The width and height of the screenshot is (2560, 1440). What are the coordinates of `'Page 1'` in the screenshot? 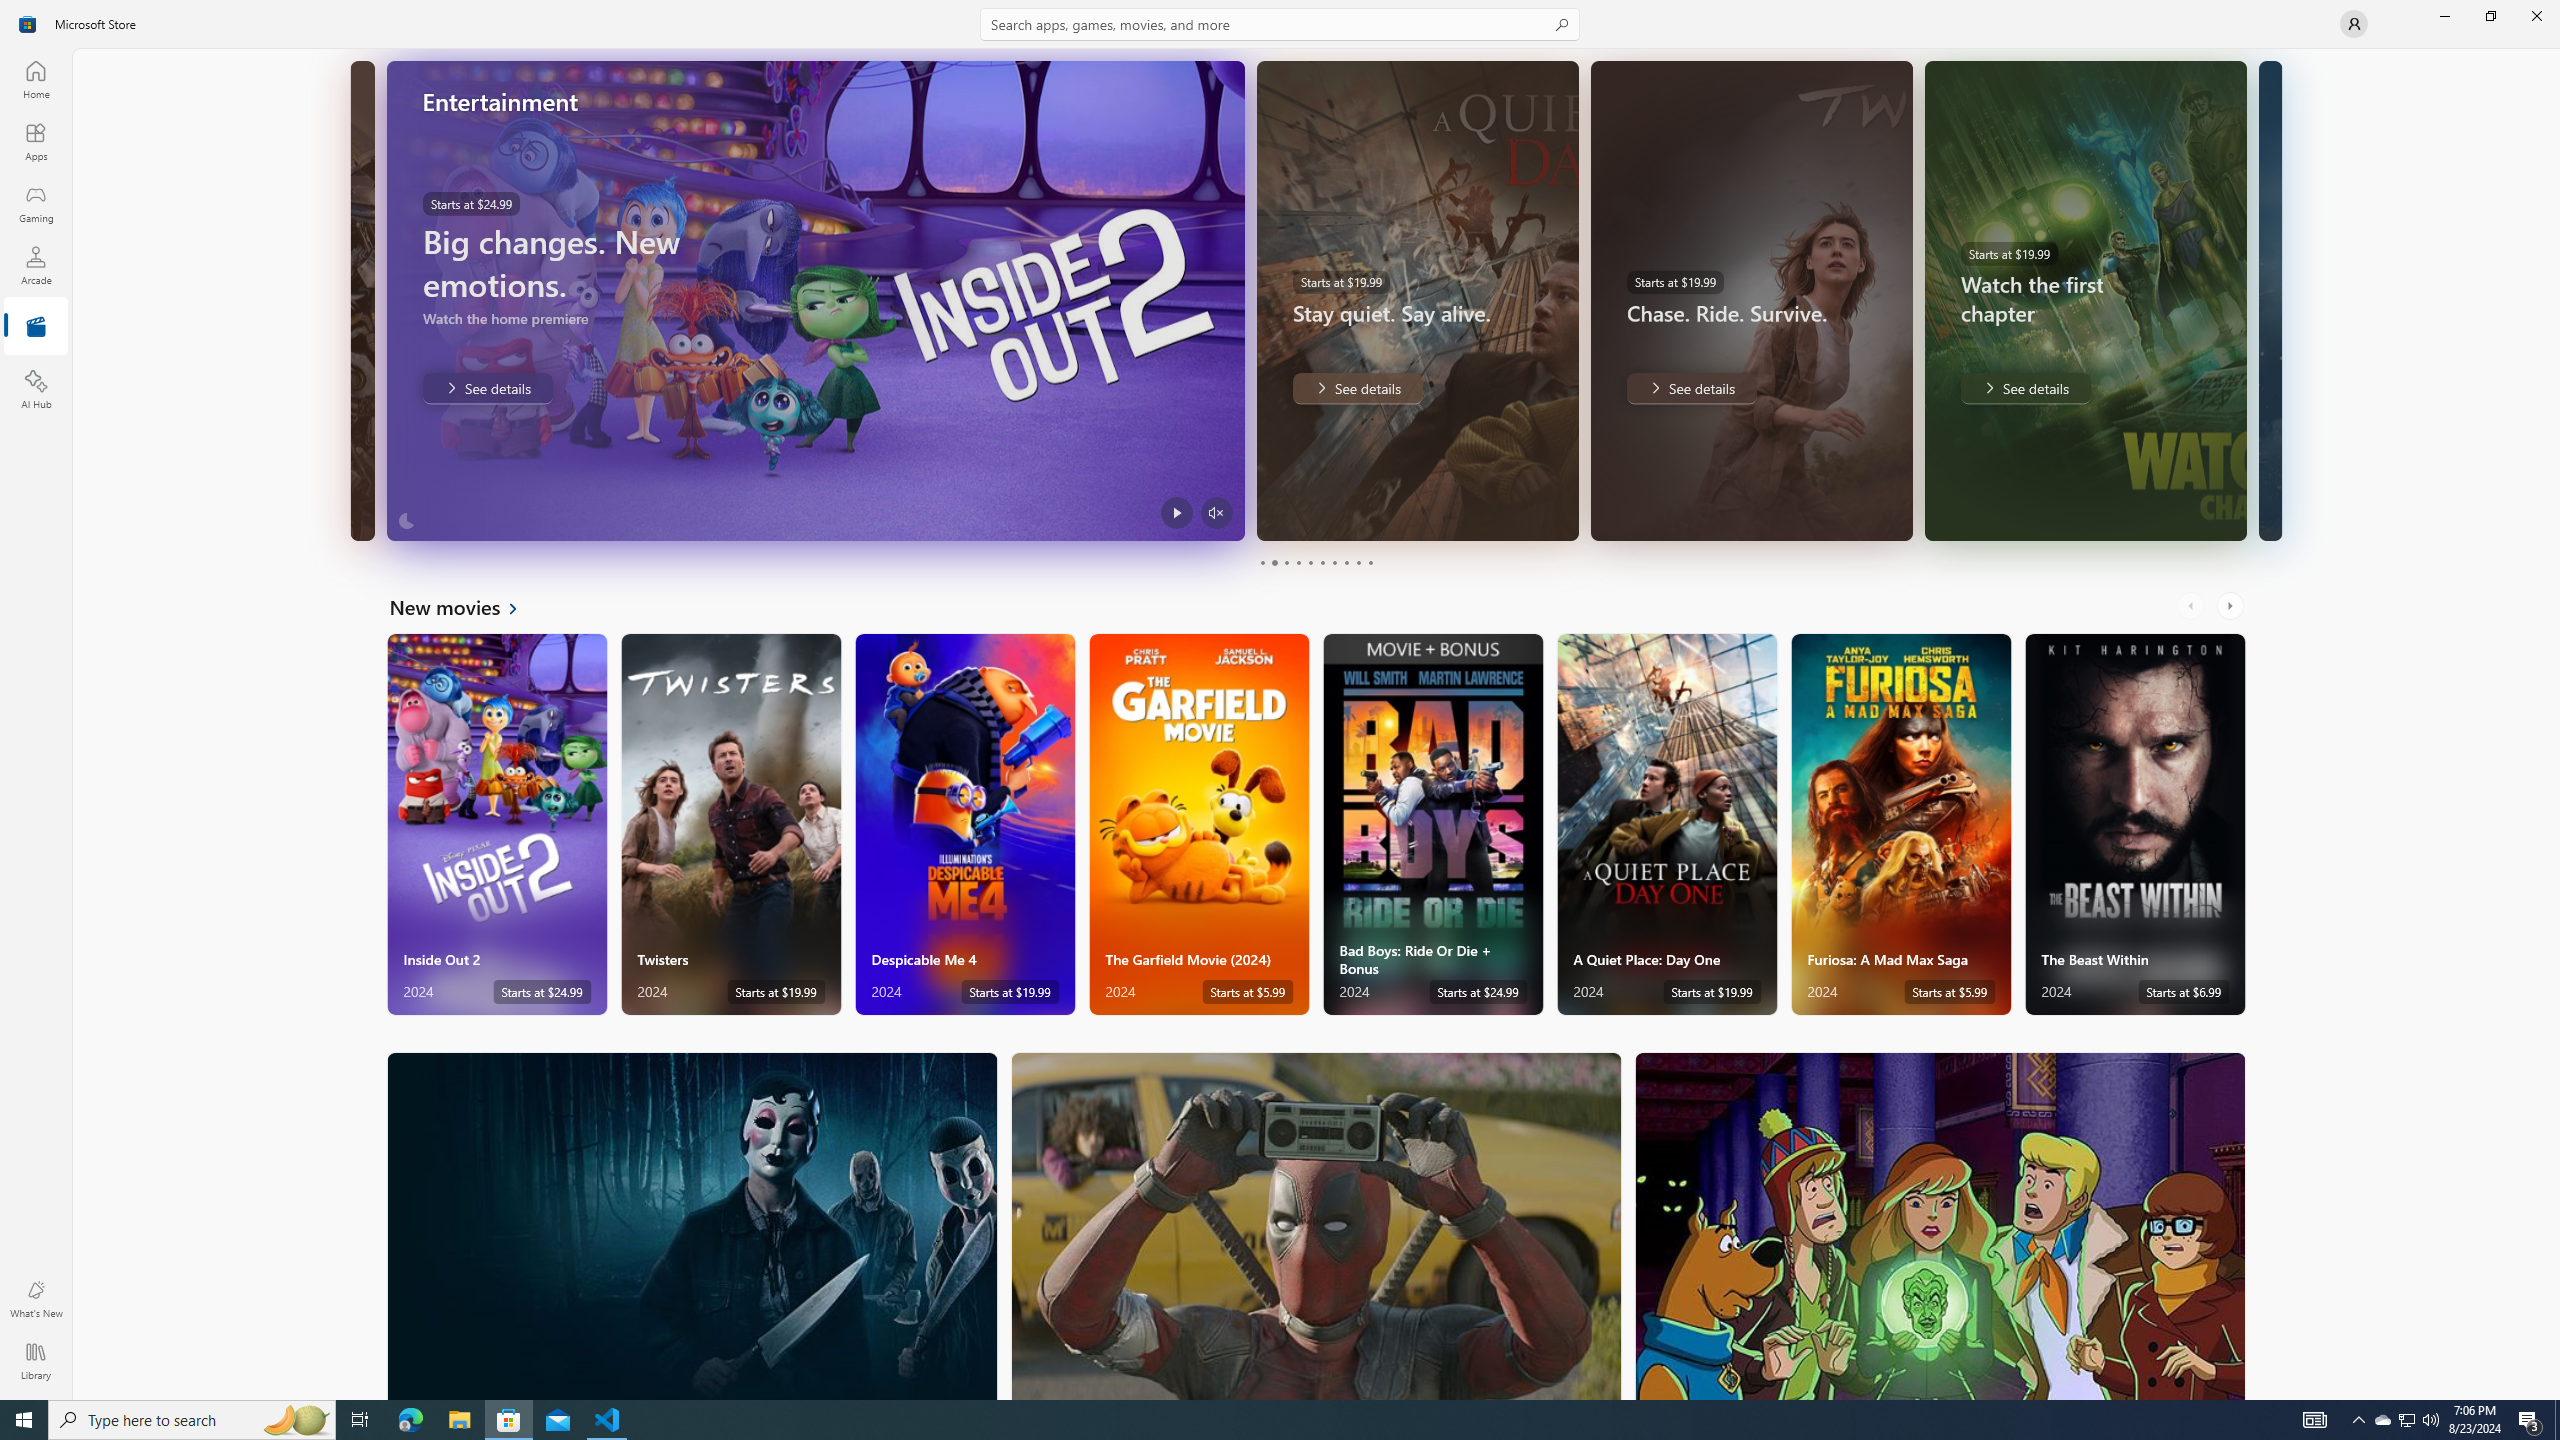 It's located at (1261, 562).